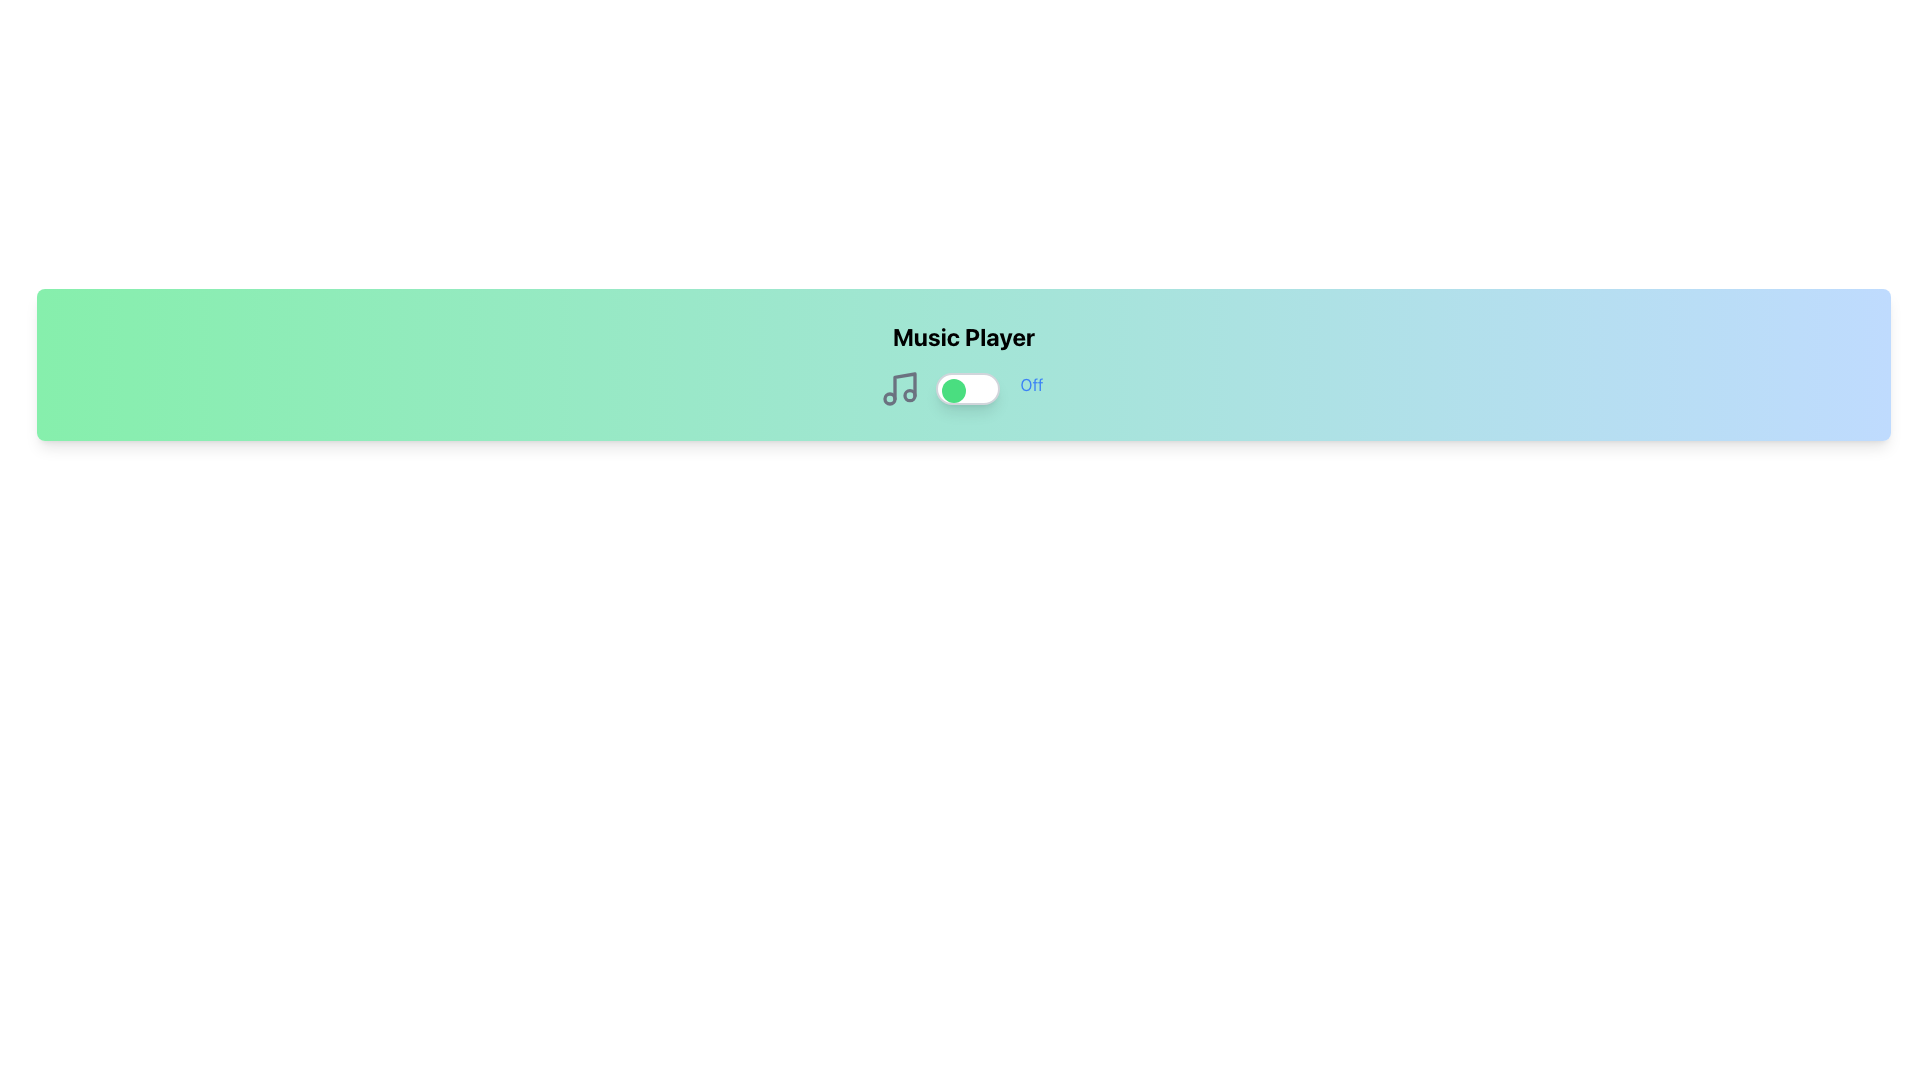 This screenshot has height=1080, width=1920. I want to click on the upper right circle of the Decorative SVG component within the music note icon, which is located next to the 'Off' toggle switch on the gradient bar, so click(909, 394).